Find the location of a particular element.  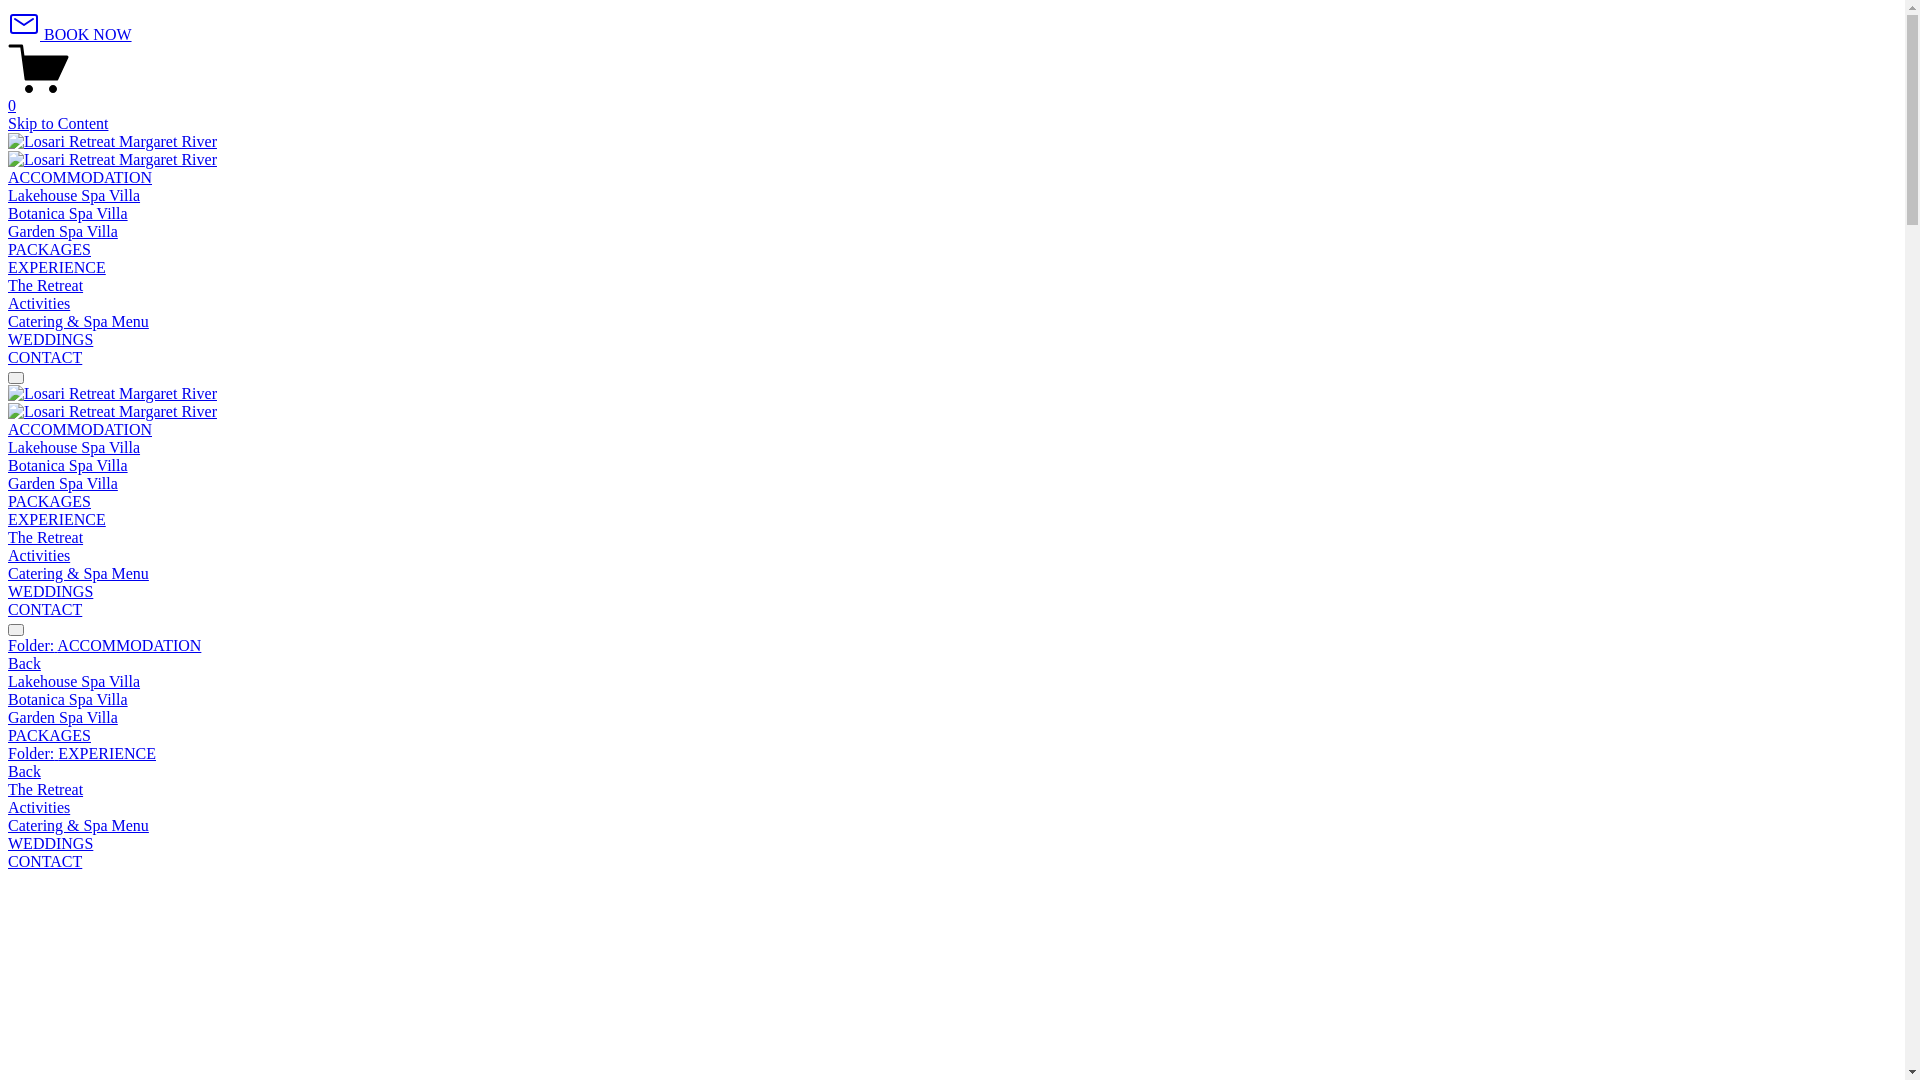

'CONTACT' is located at coordinates (44, 356).